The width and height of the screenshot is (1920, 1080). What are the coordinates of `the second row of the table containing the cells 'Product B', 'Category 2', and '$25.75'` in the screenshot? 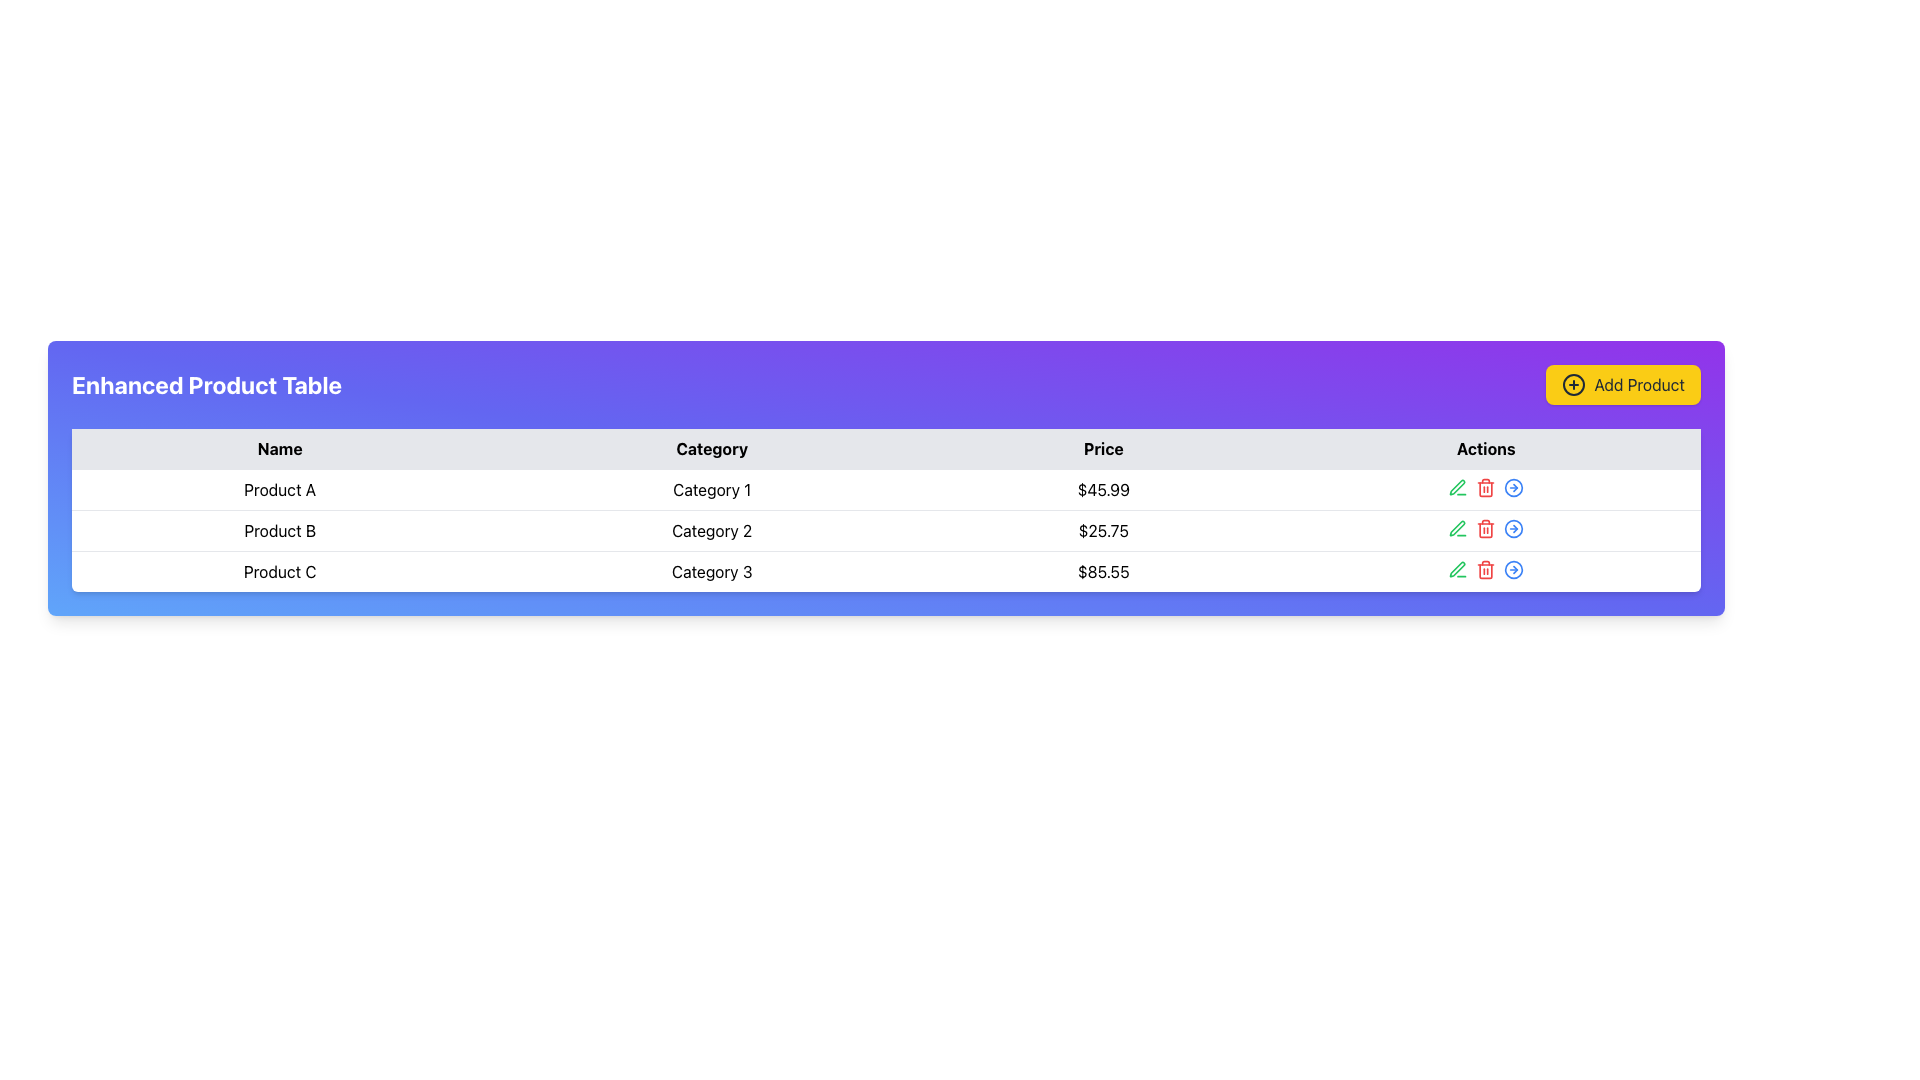 It's located at (885, 530).